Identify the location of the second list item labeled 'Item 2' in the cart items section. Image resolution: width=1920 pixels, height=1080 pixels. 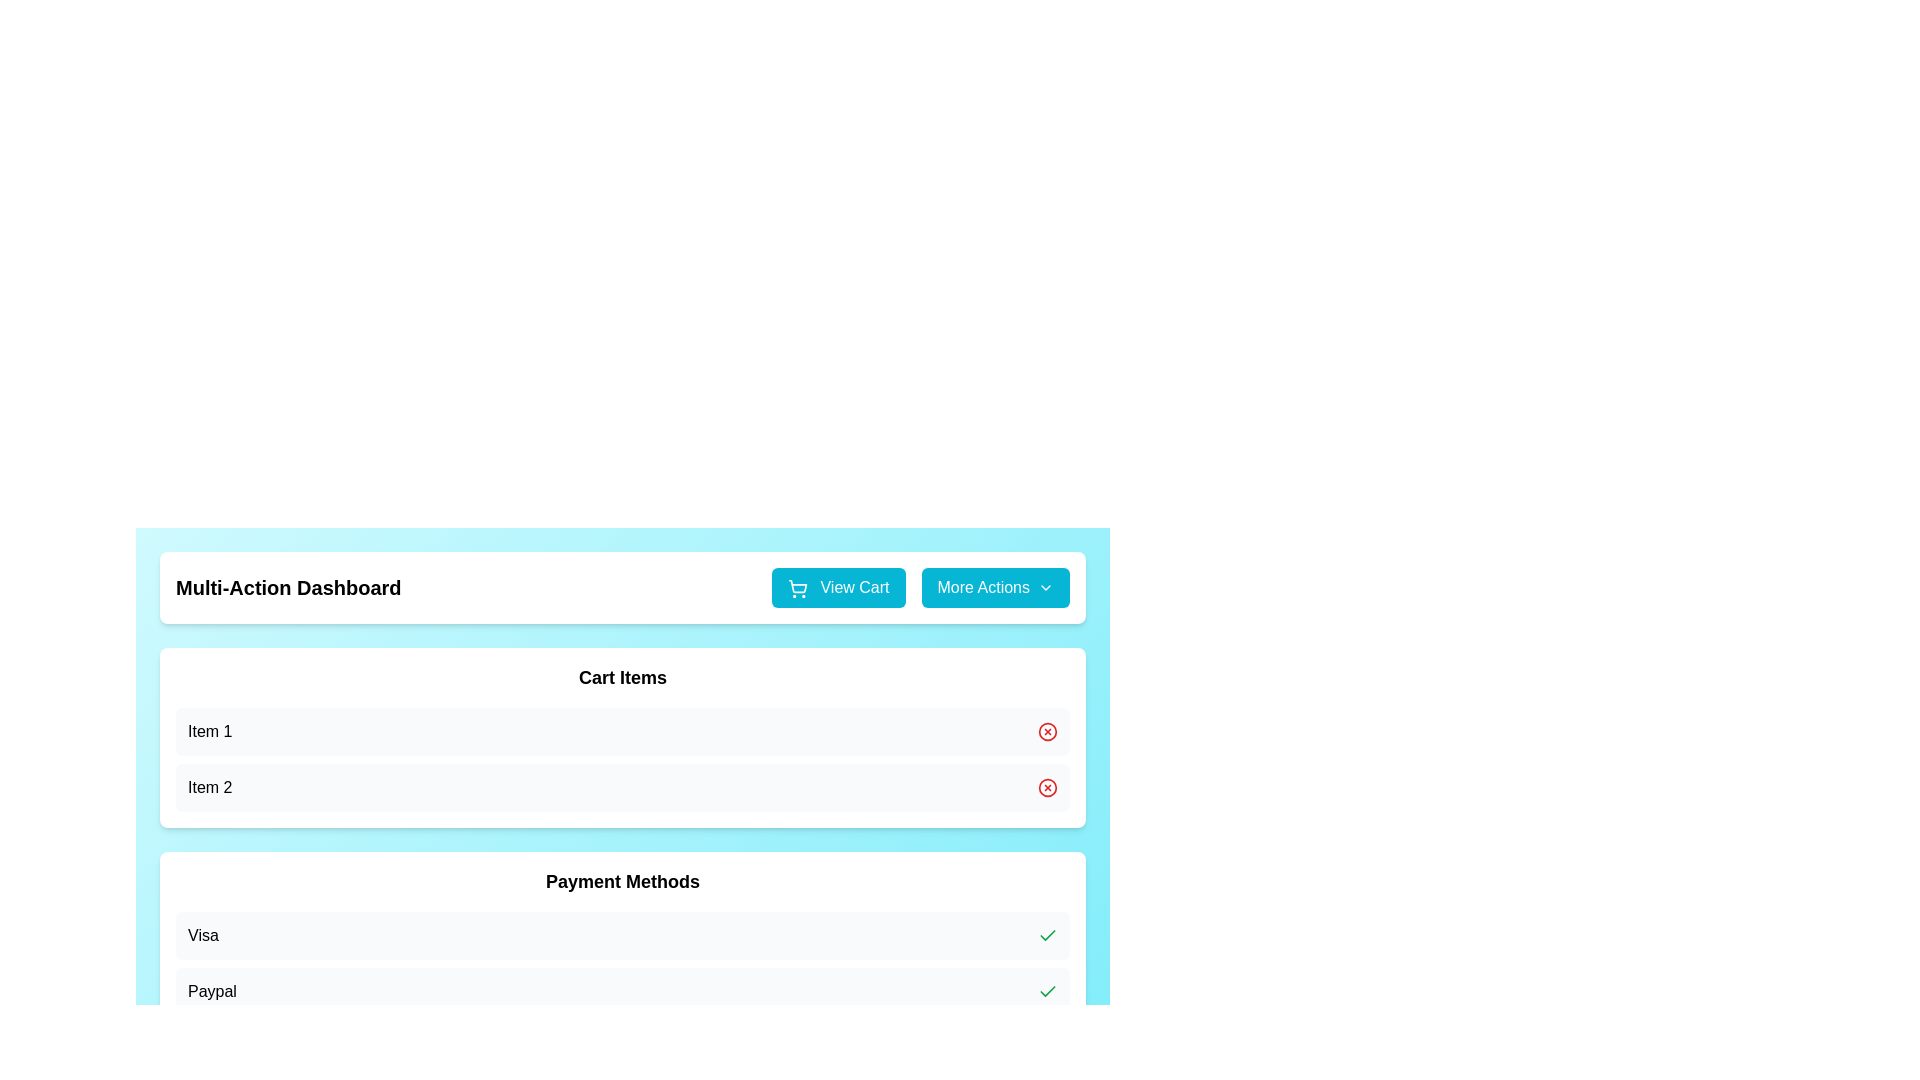
(622, 786).